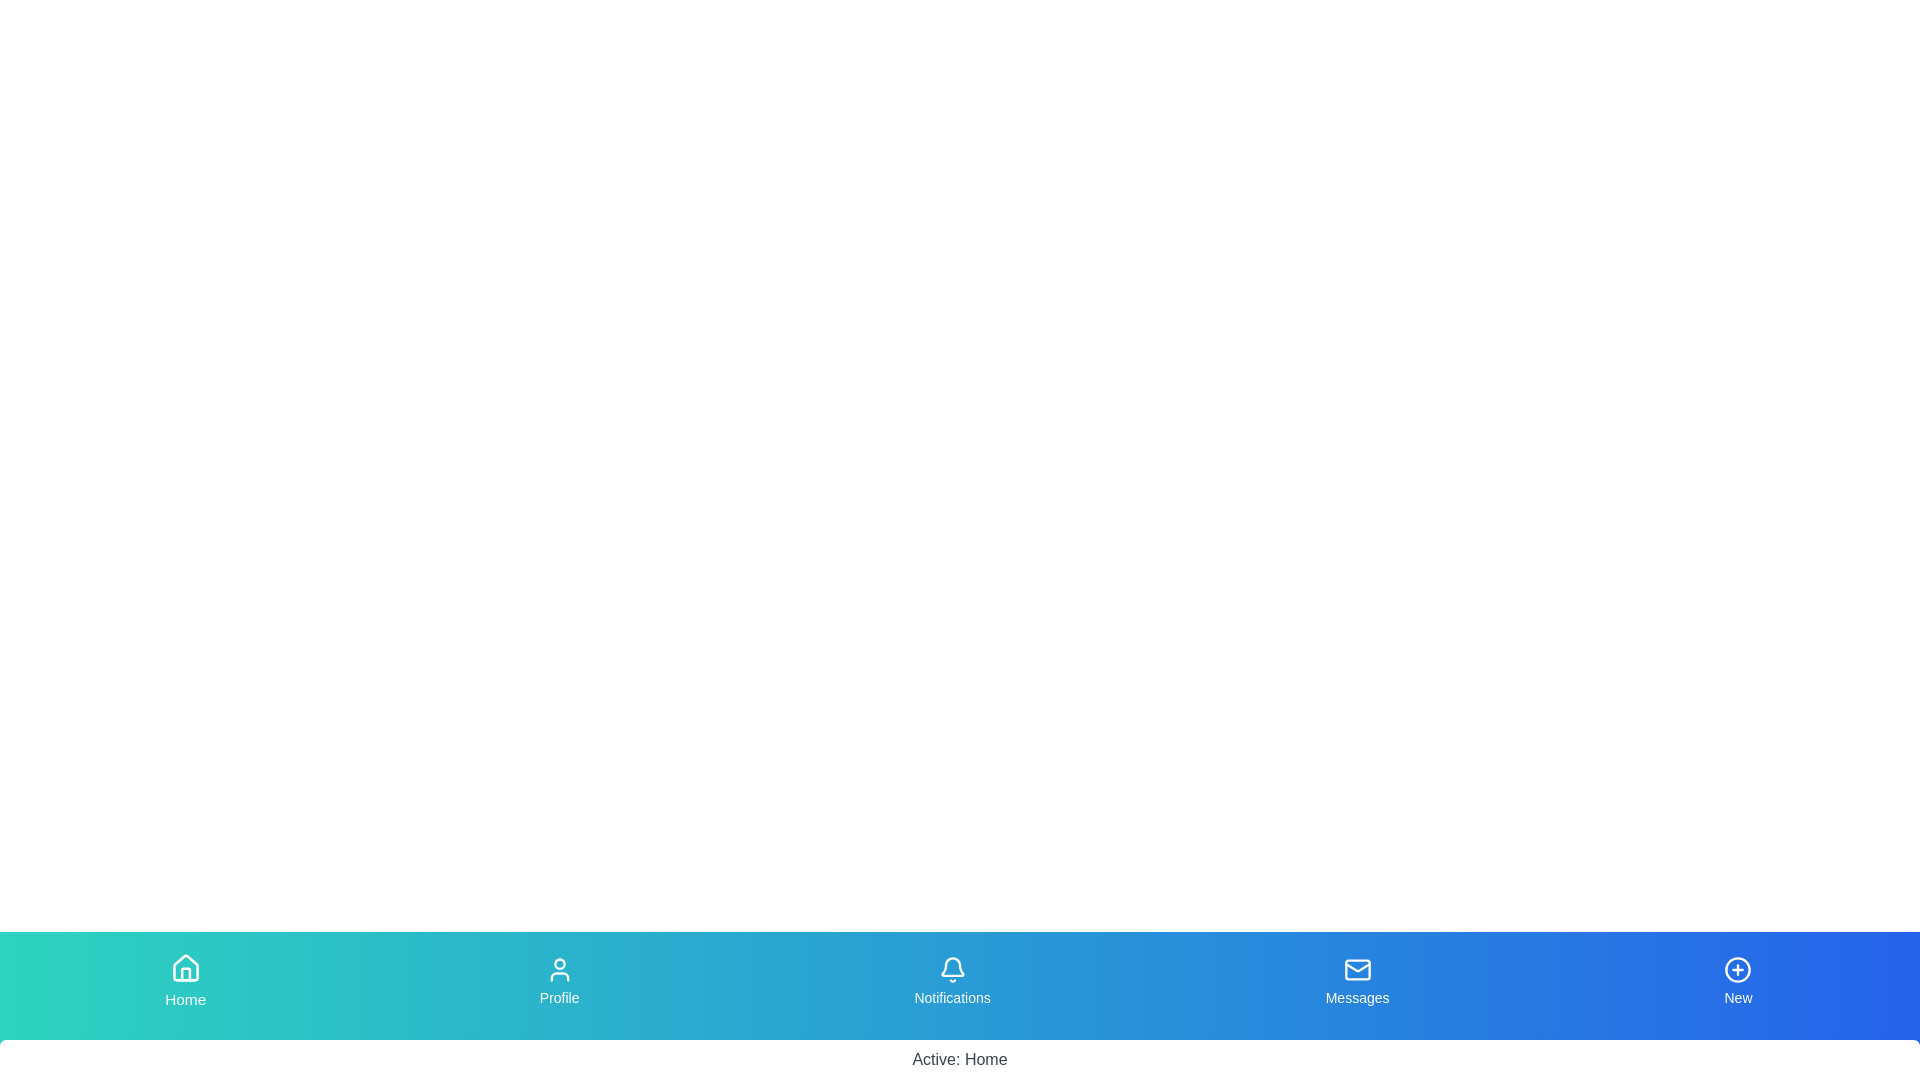 The image size is (1920, 1080). Describe the element at coordinates (1736, 981) in the screenshot. I see `the tab labeled New` at that location.